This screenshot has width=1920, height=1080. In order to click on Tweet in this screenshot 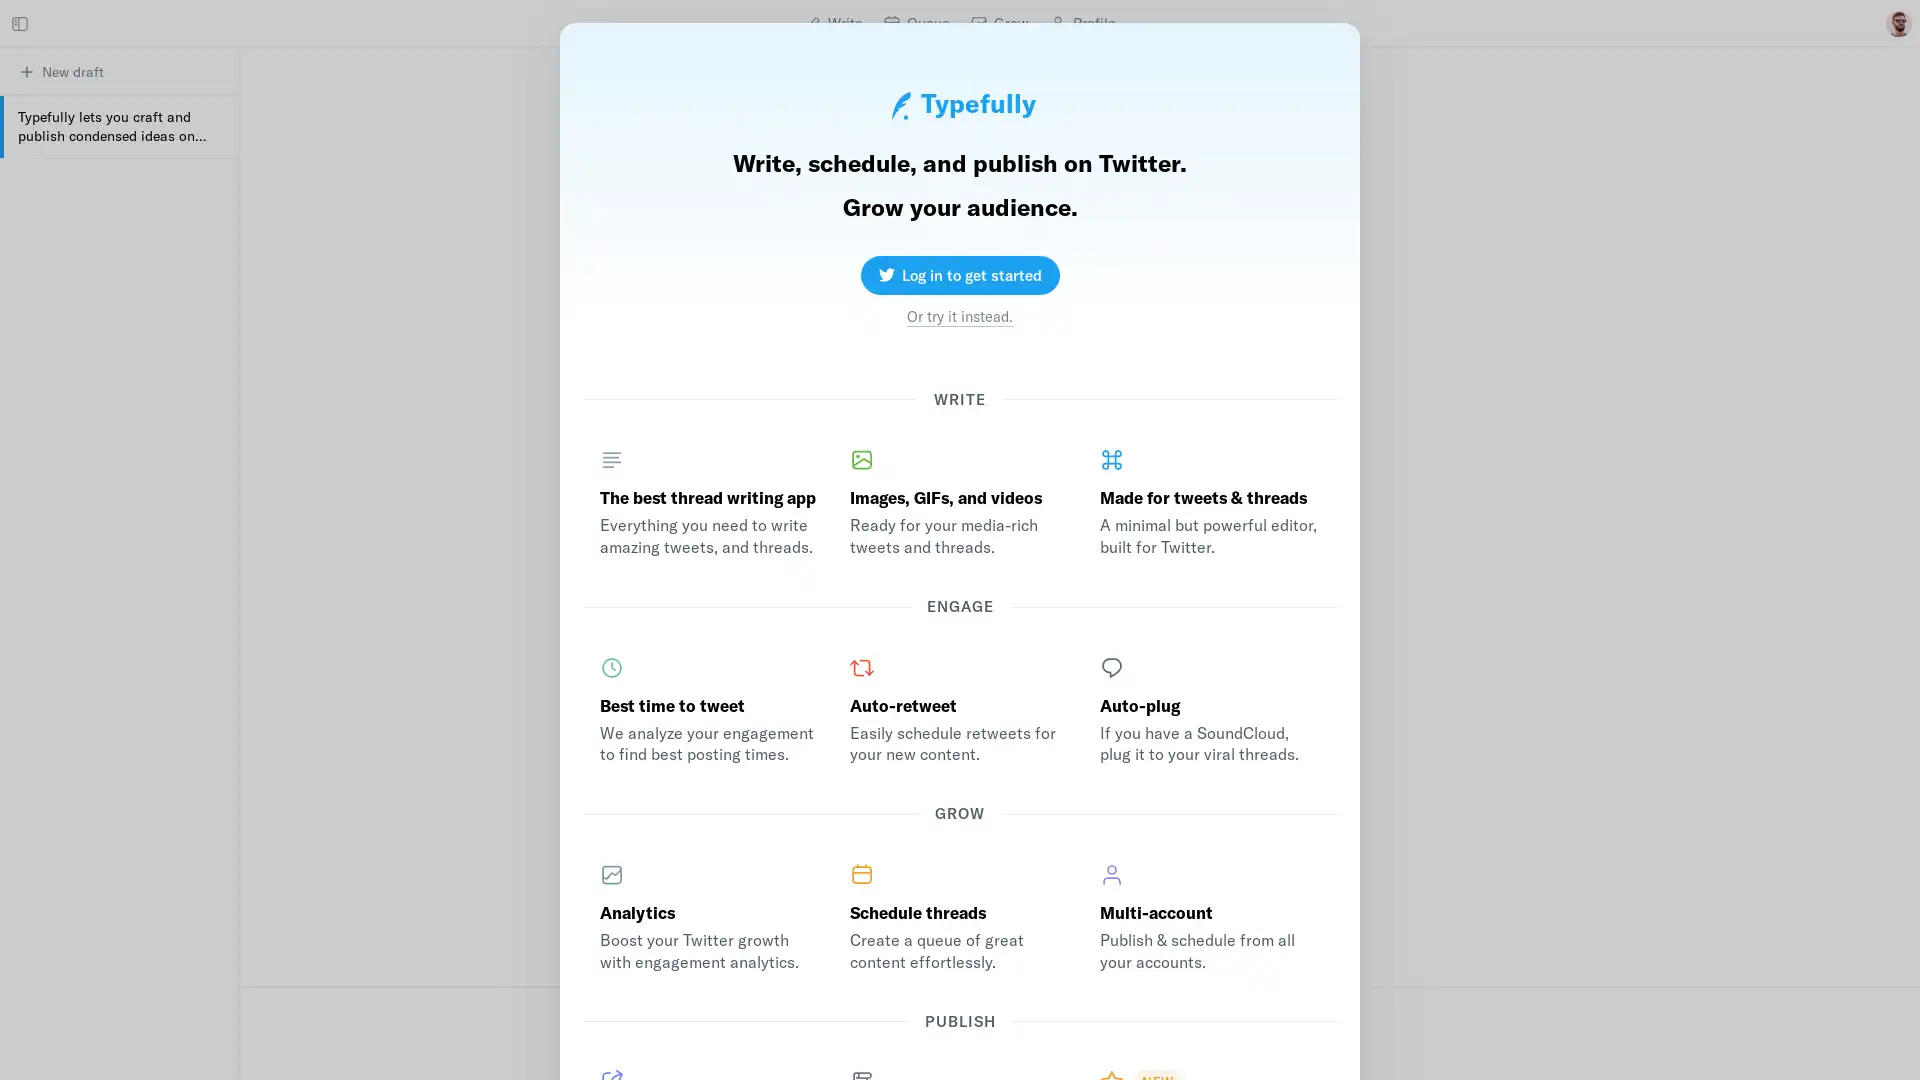, I will do `click(1214, 1048)`.